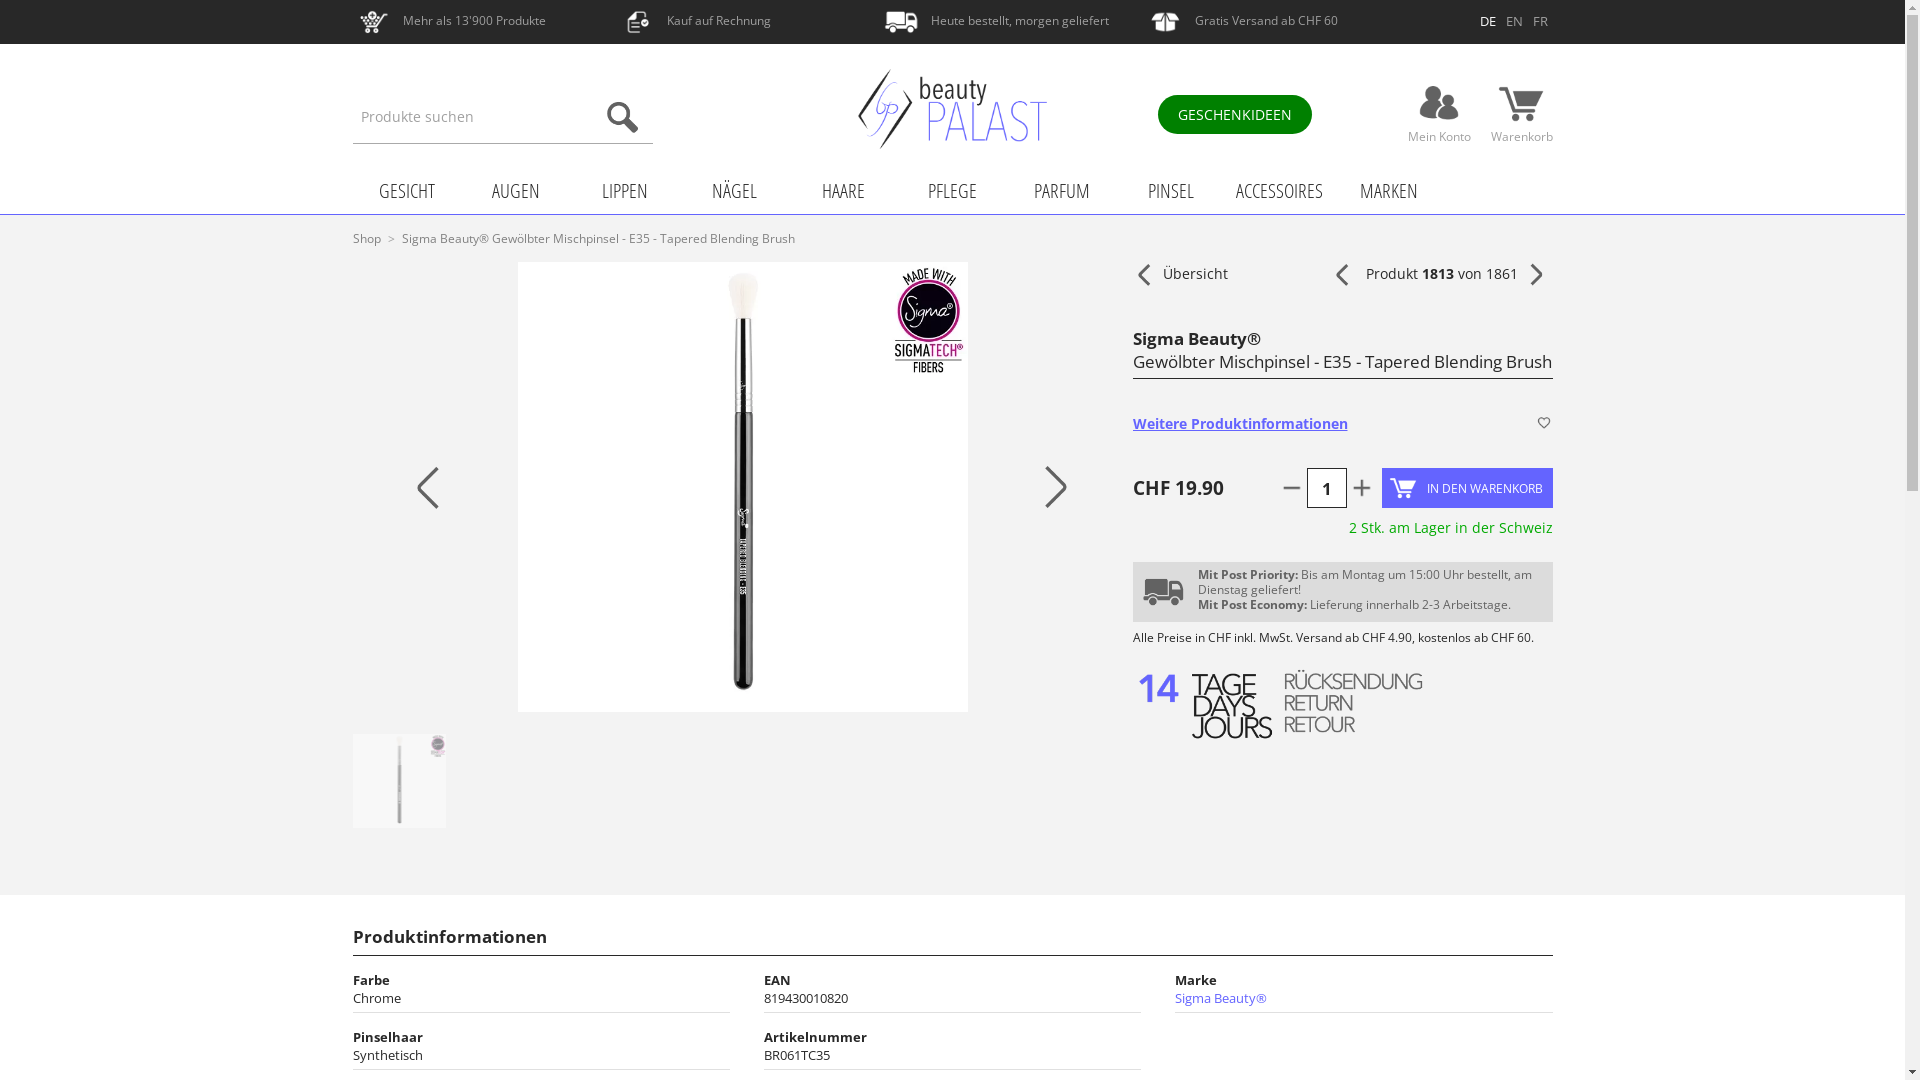  What do you see at coordinates (843, 192) in the screenshot?
I see `'HAARE'` at bounding box center [843, 192].